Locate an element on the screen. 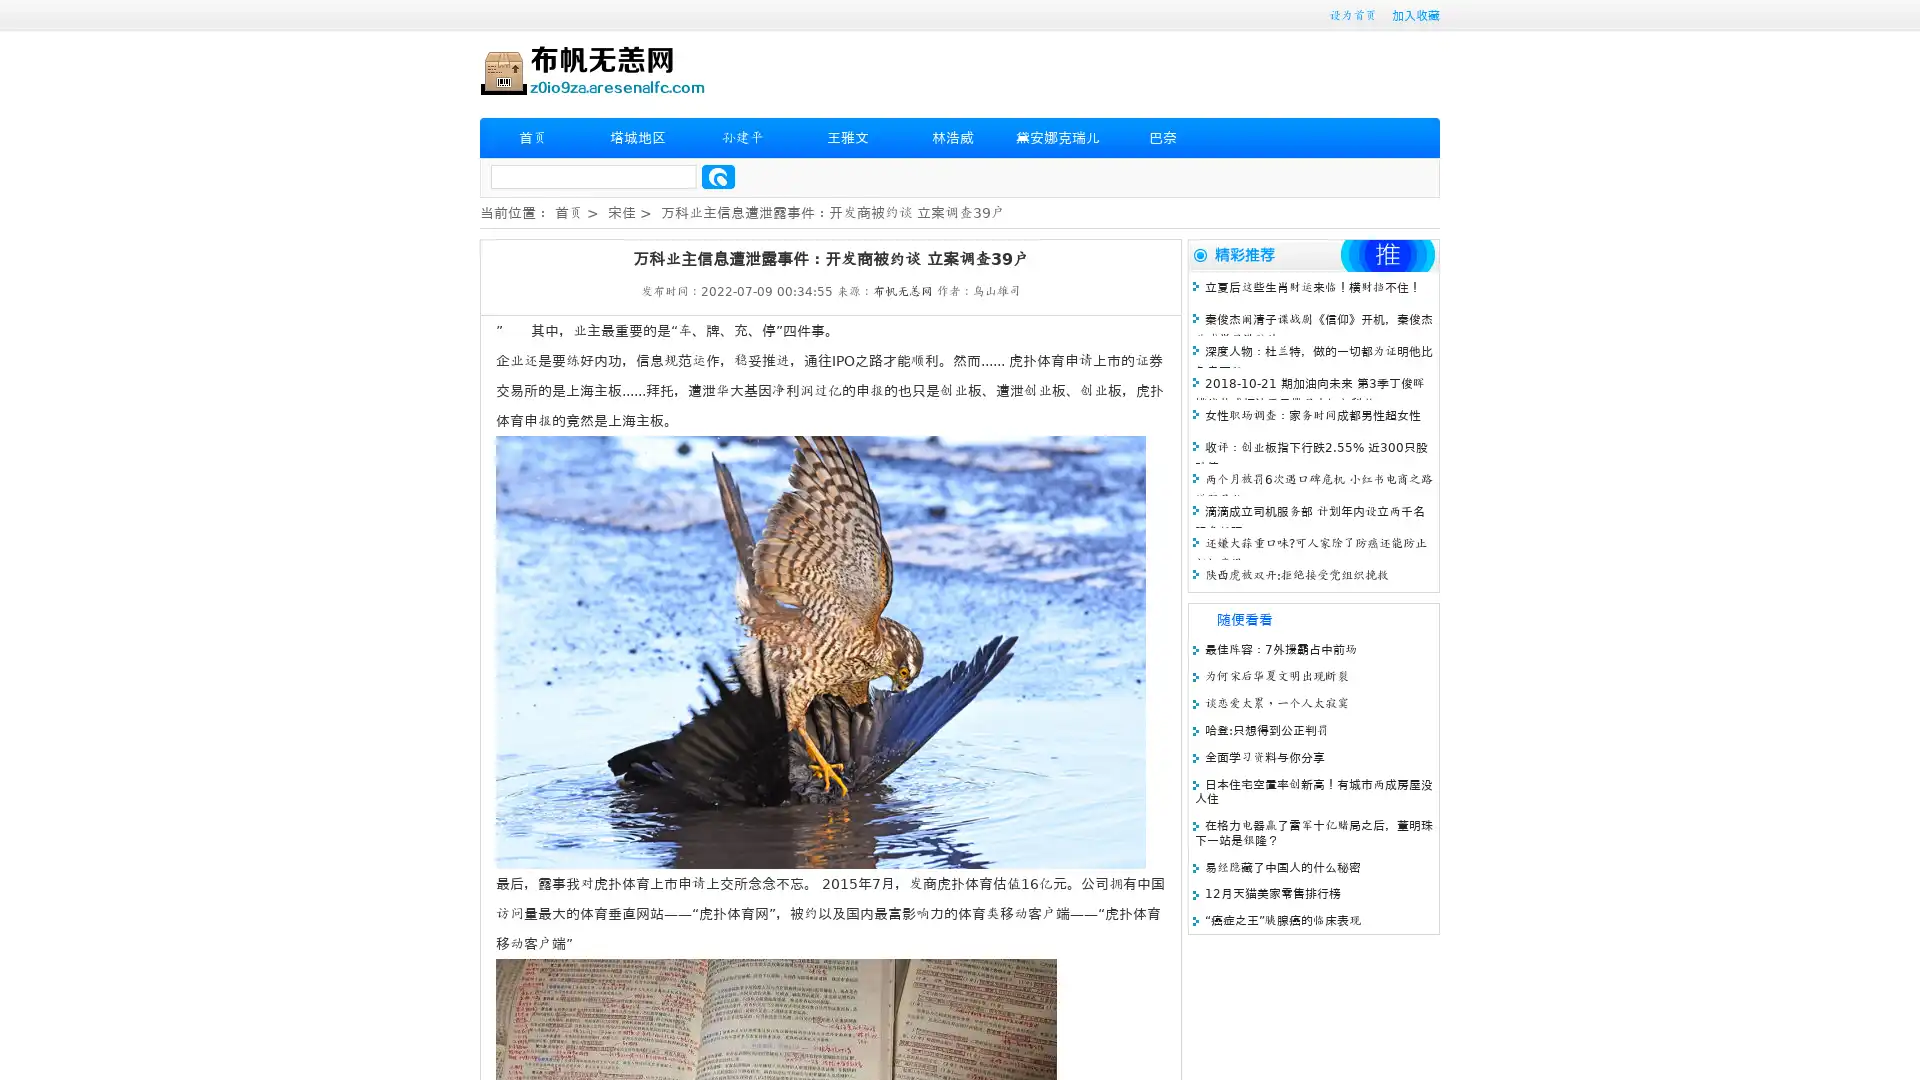 The height and width of the screenshot is (1080, 1920). Search is located at coordinates (718, 176).